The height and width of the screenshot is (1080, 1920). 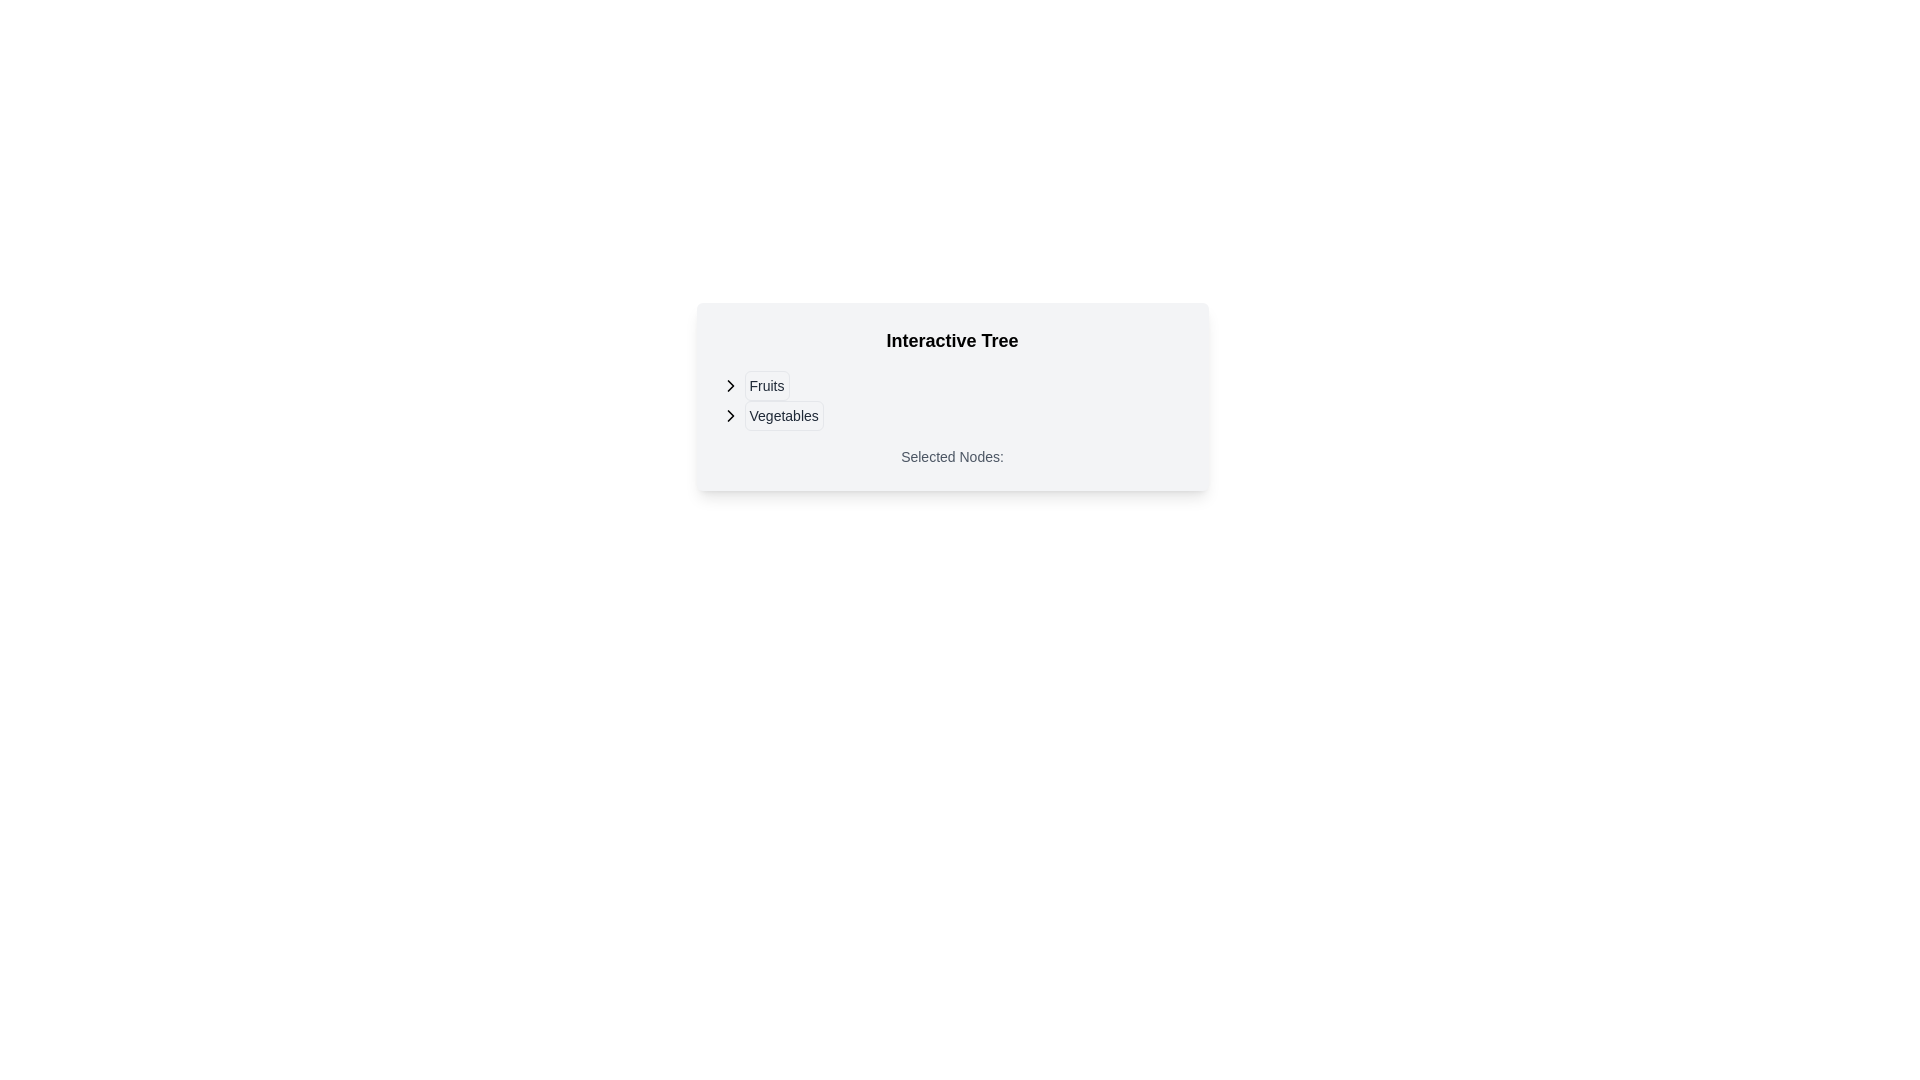 What do you see at coordinates (729, 415) in the screenshot?
I see `the chevron/arrow icon adjacent to the 'Vegetables' label in the 'Interactive Tree'` at bounding box center [729, 415].